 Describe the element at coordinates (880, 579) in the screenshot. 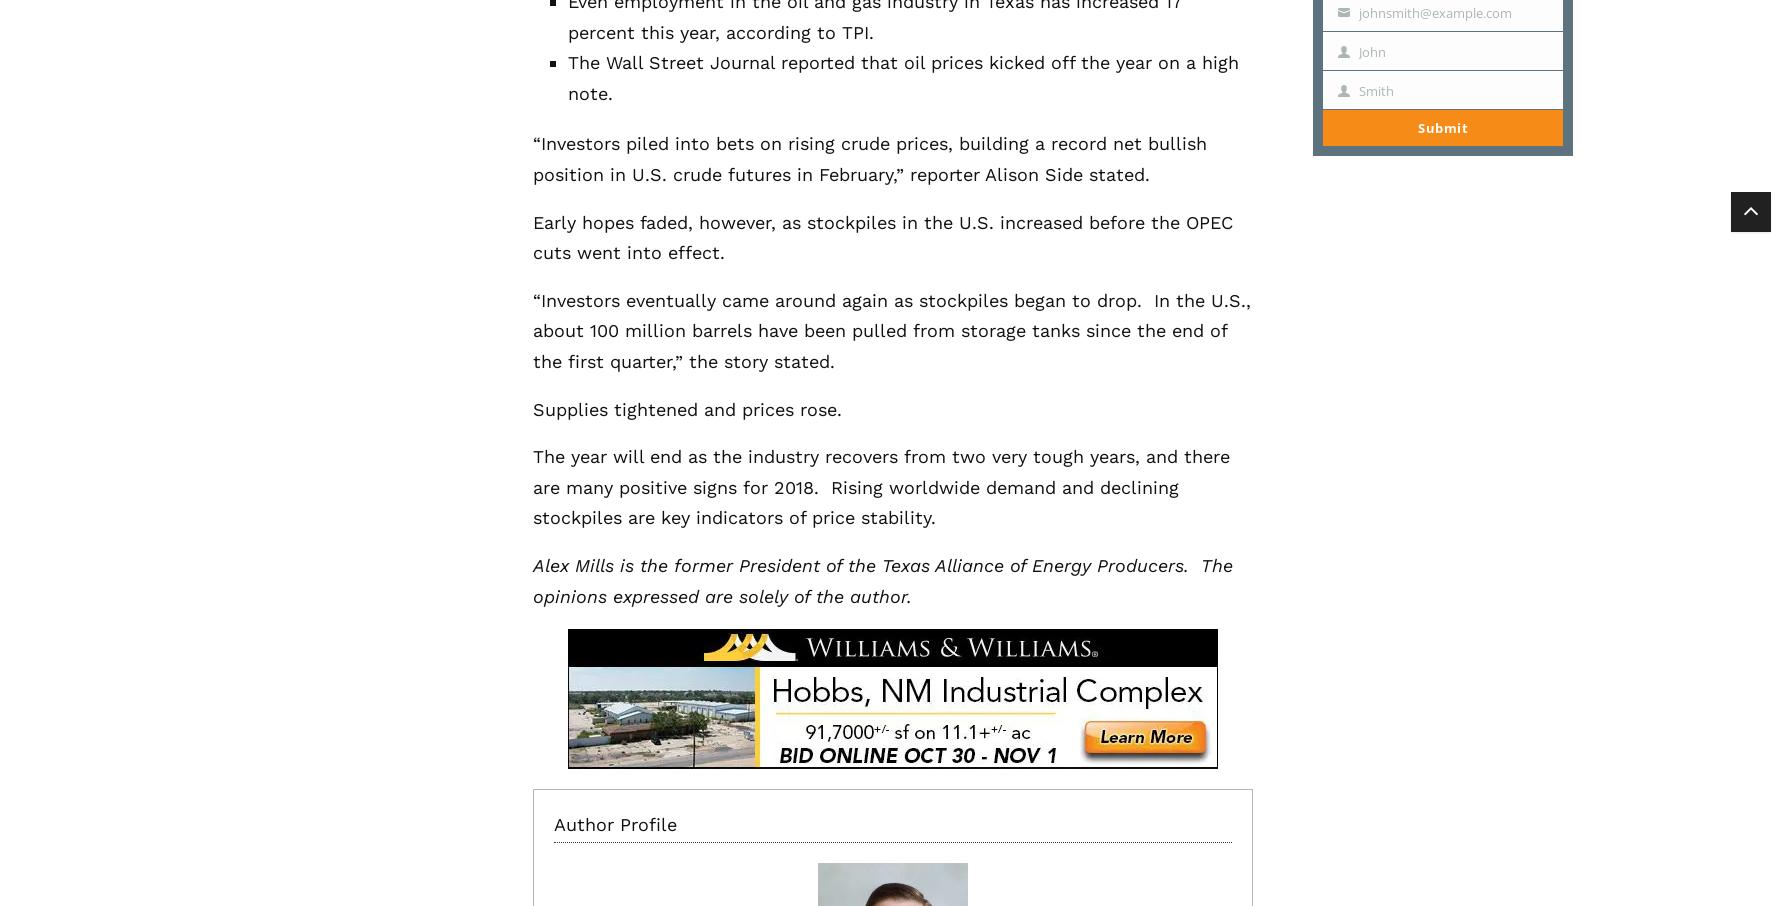

I see `'Alex Mills is the former President of the Texas Alliance of Energy Producers.  The opinions expressed are solely of the author.'` at that location.